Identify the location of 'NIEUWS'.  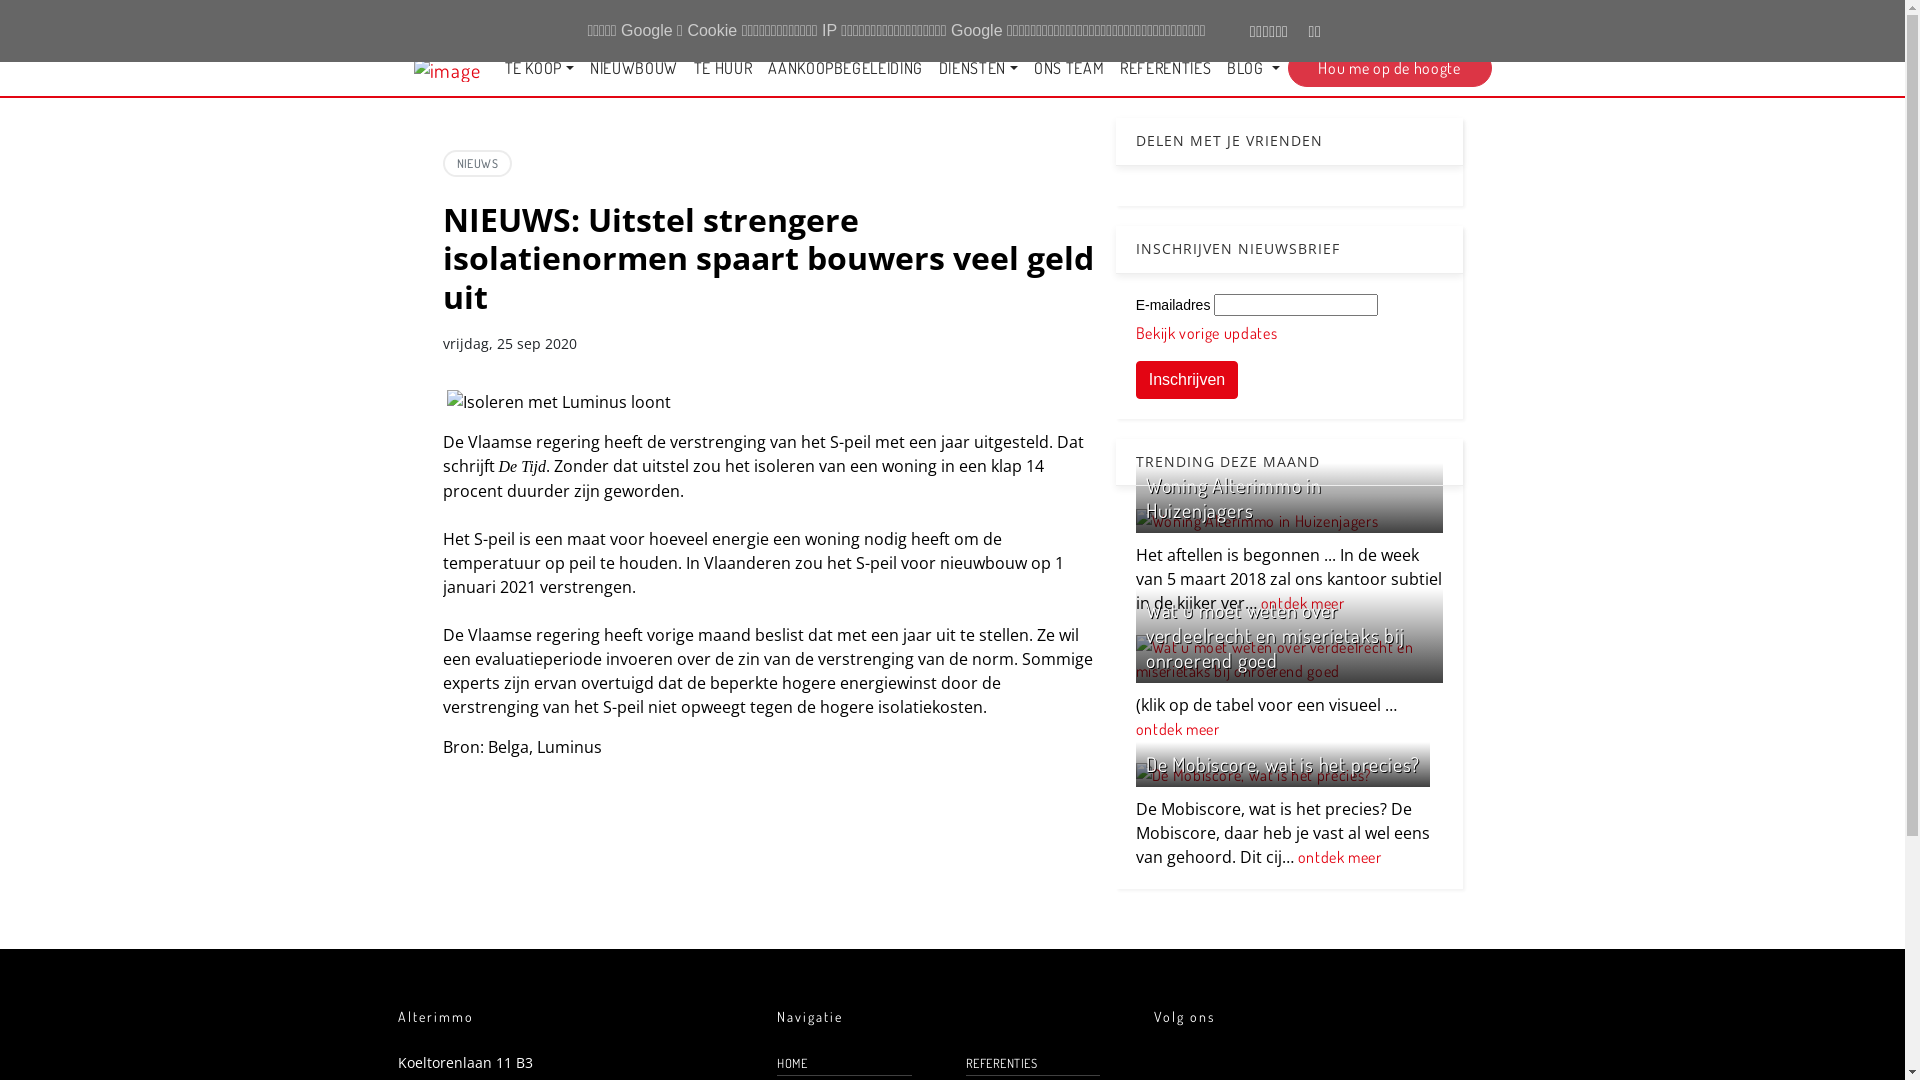
(475, 162).